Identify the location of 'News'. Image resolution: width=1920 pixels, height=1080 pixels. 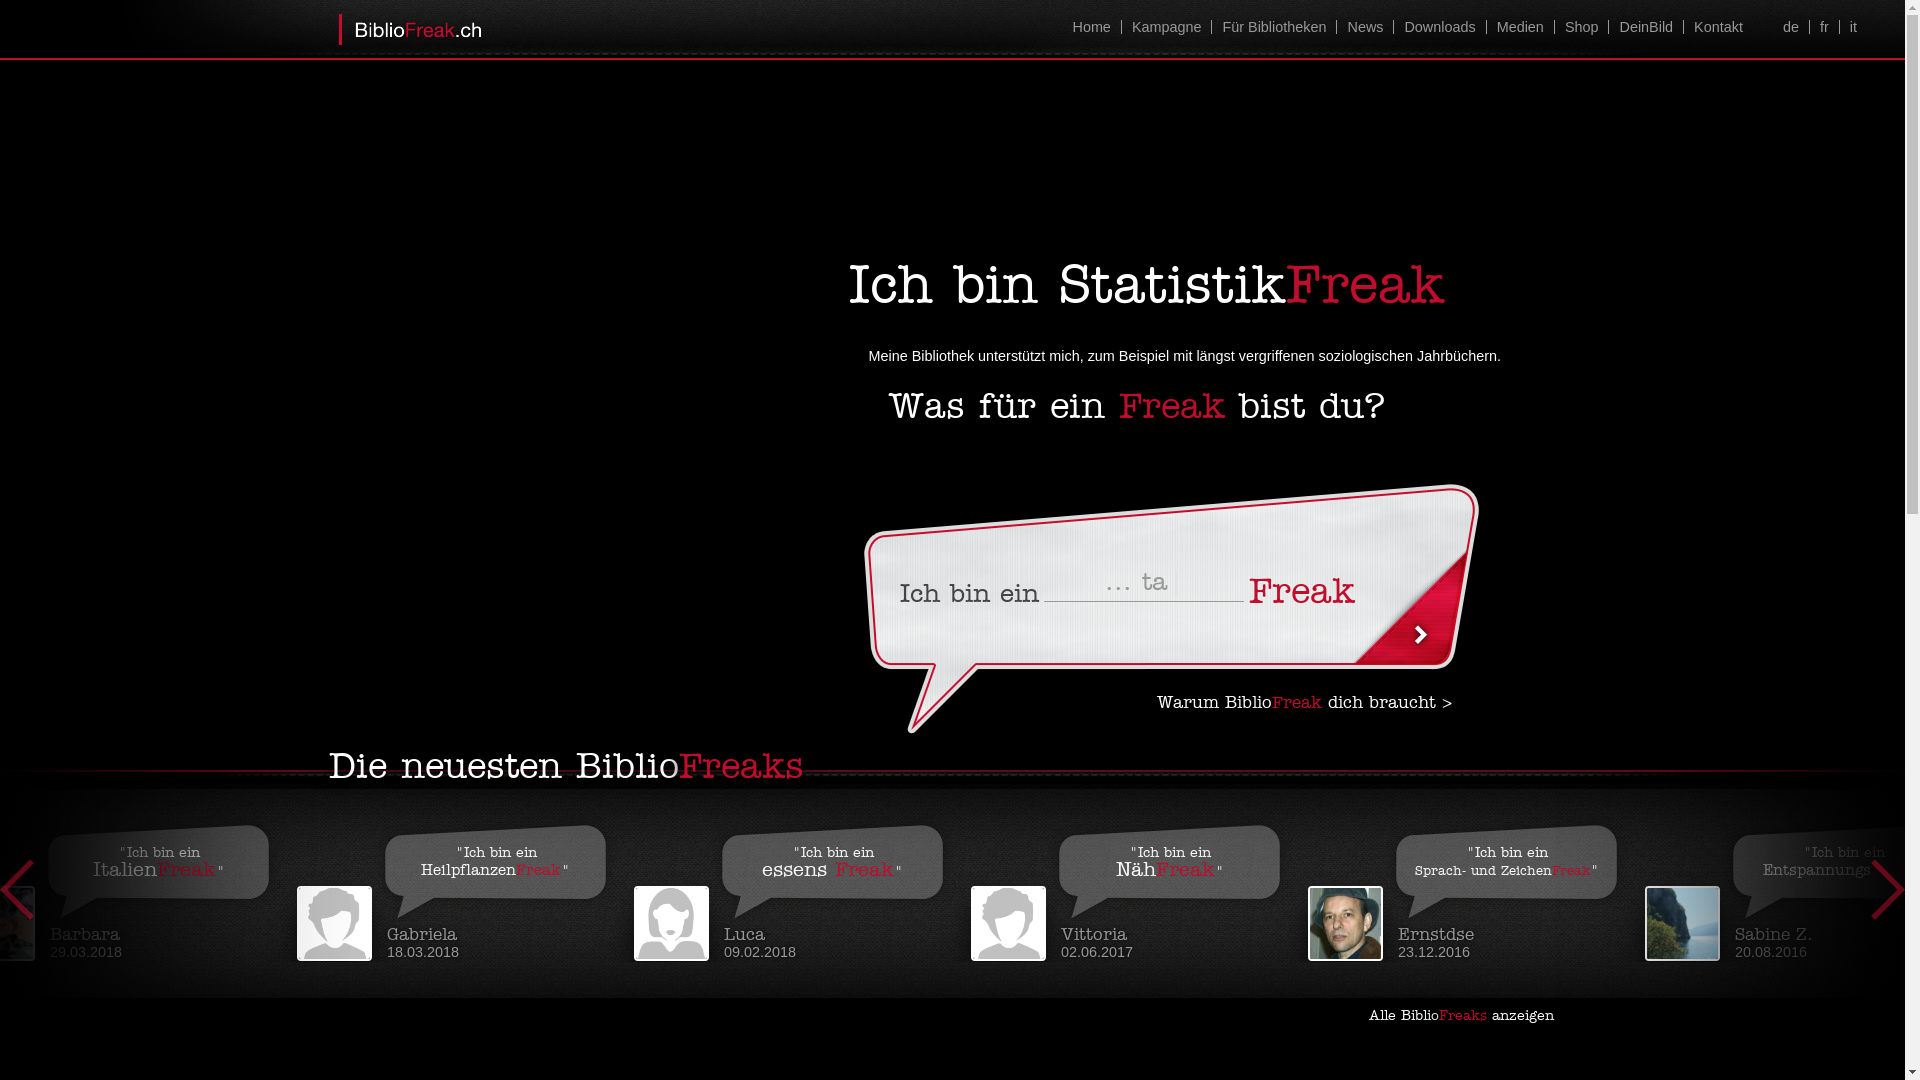
(1363, 27).